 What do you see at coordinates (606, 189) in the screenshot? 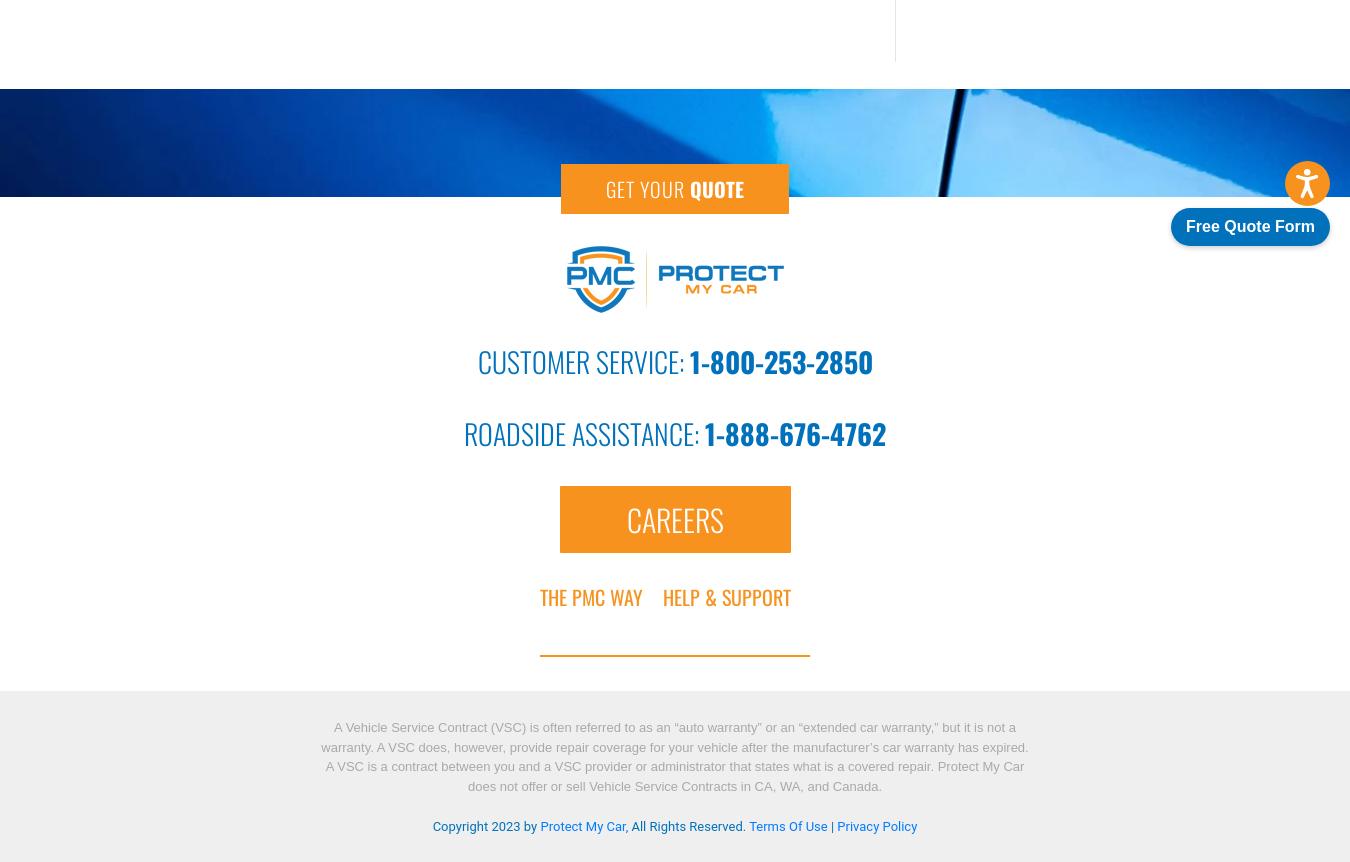
I see `'Get Your'` at bounding box center [606, 189].